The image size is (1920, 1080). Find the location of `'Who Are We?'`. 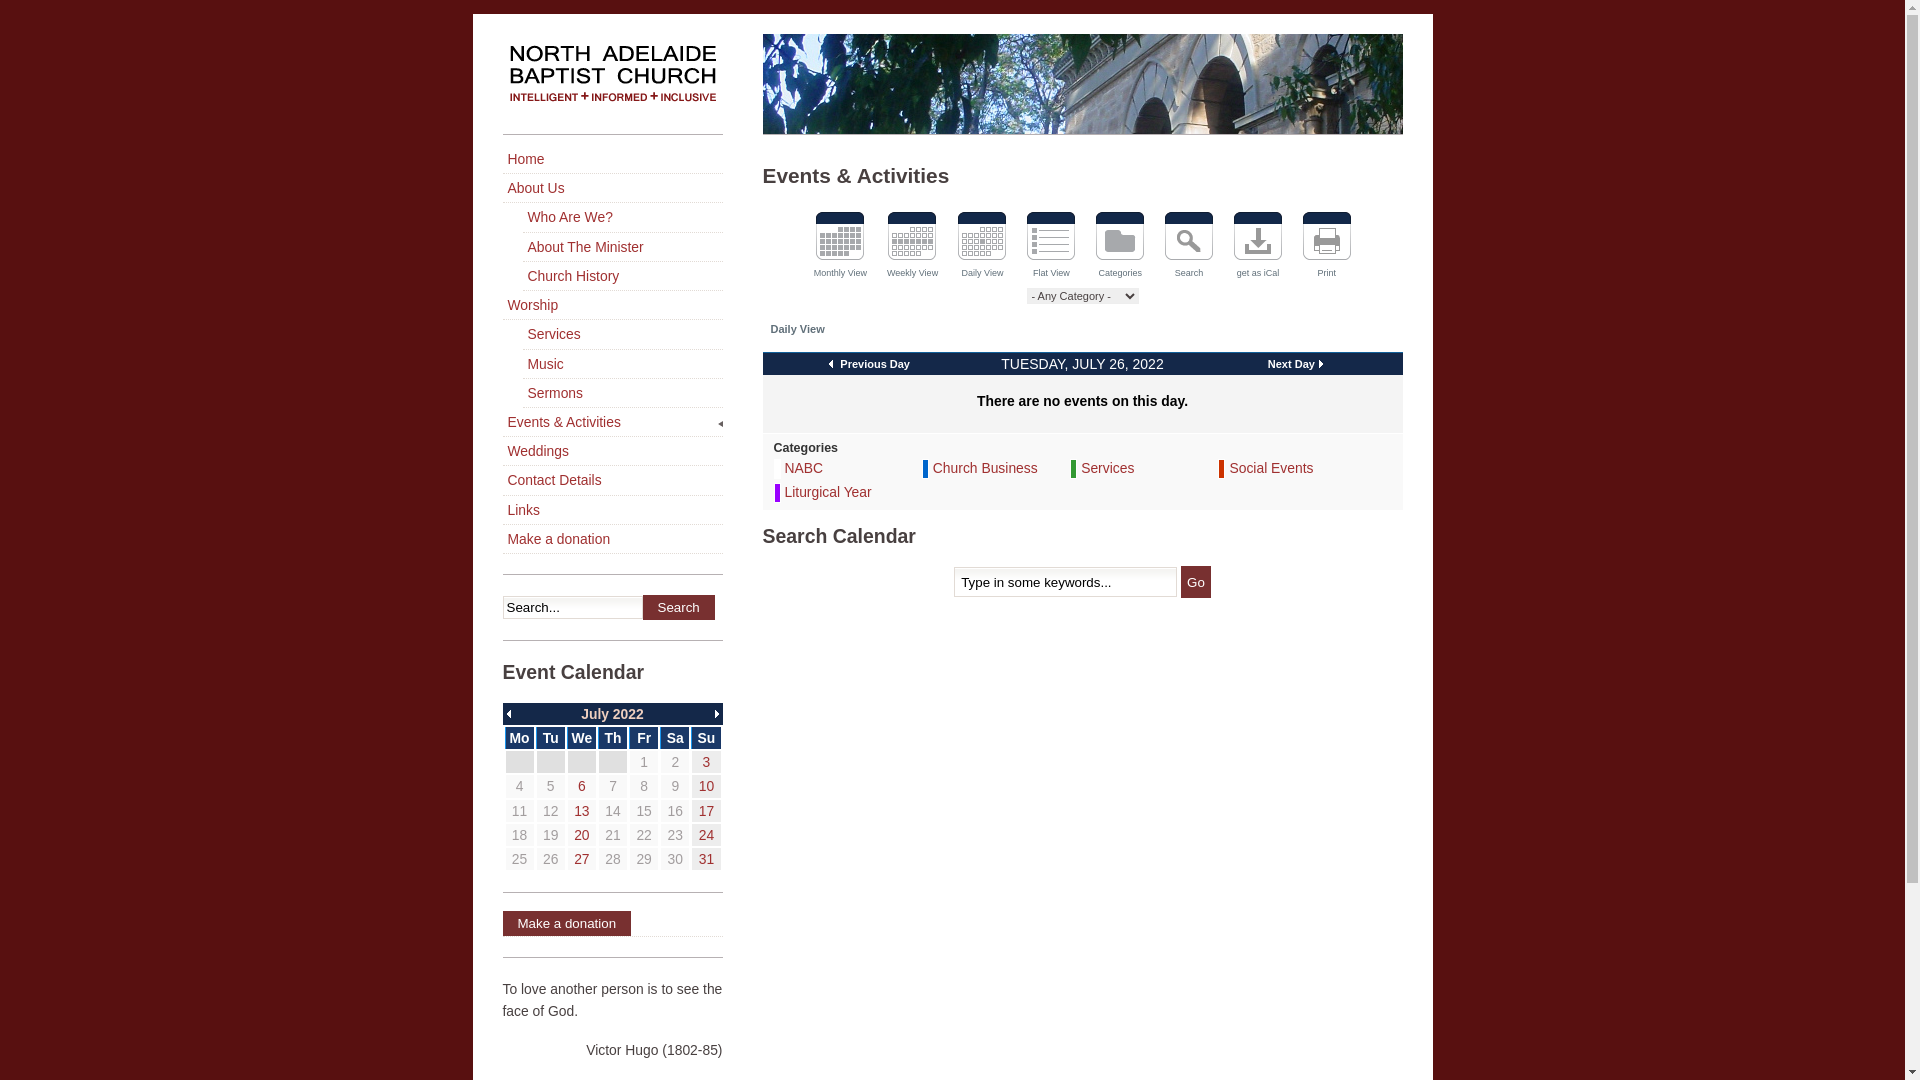

'Who Are We?' is located at coordinates (621, 217).